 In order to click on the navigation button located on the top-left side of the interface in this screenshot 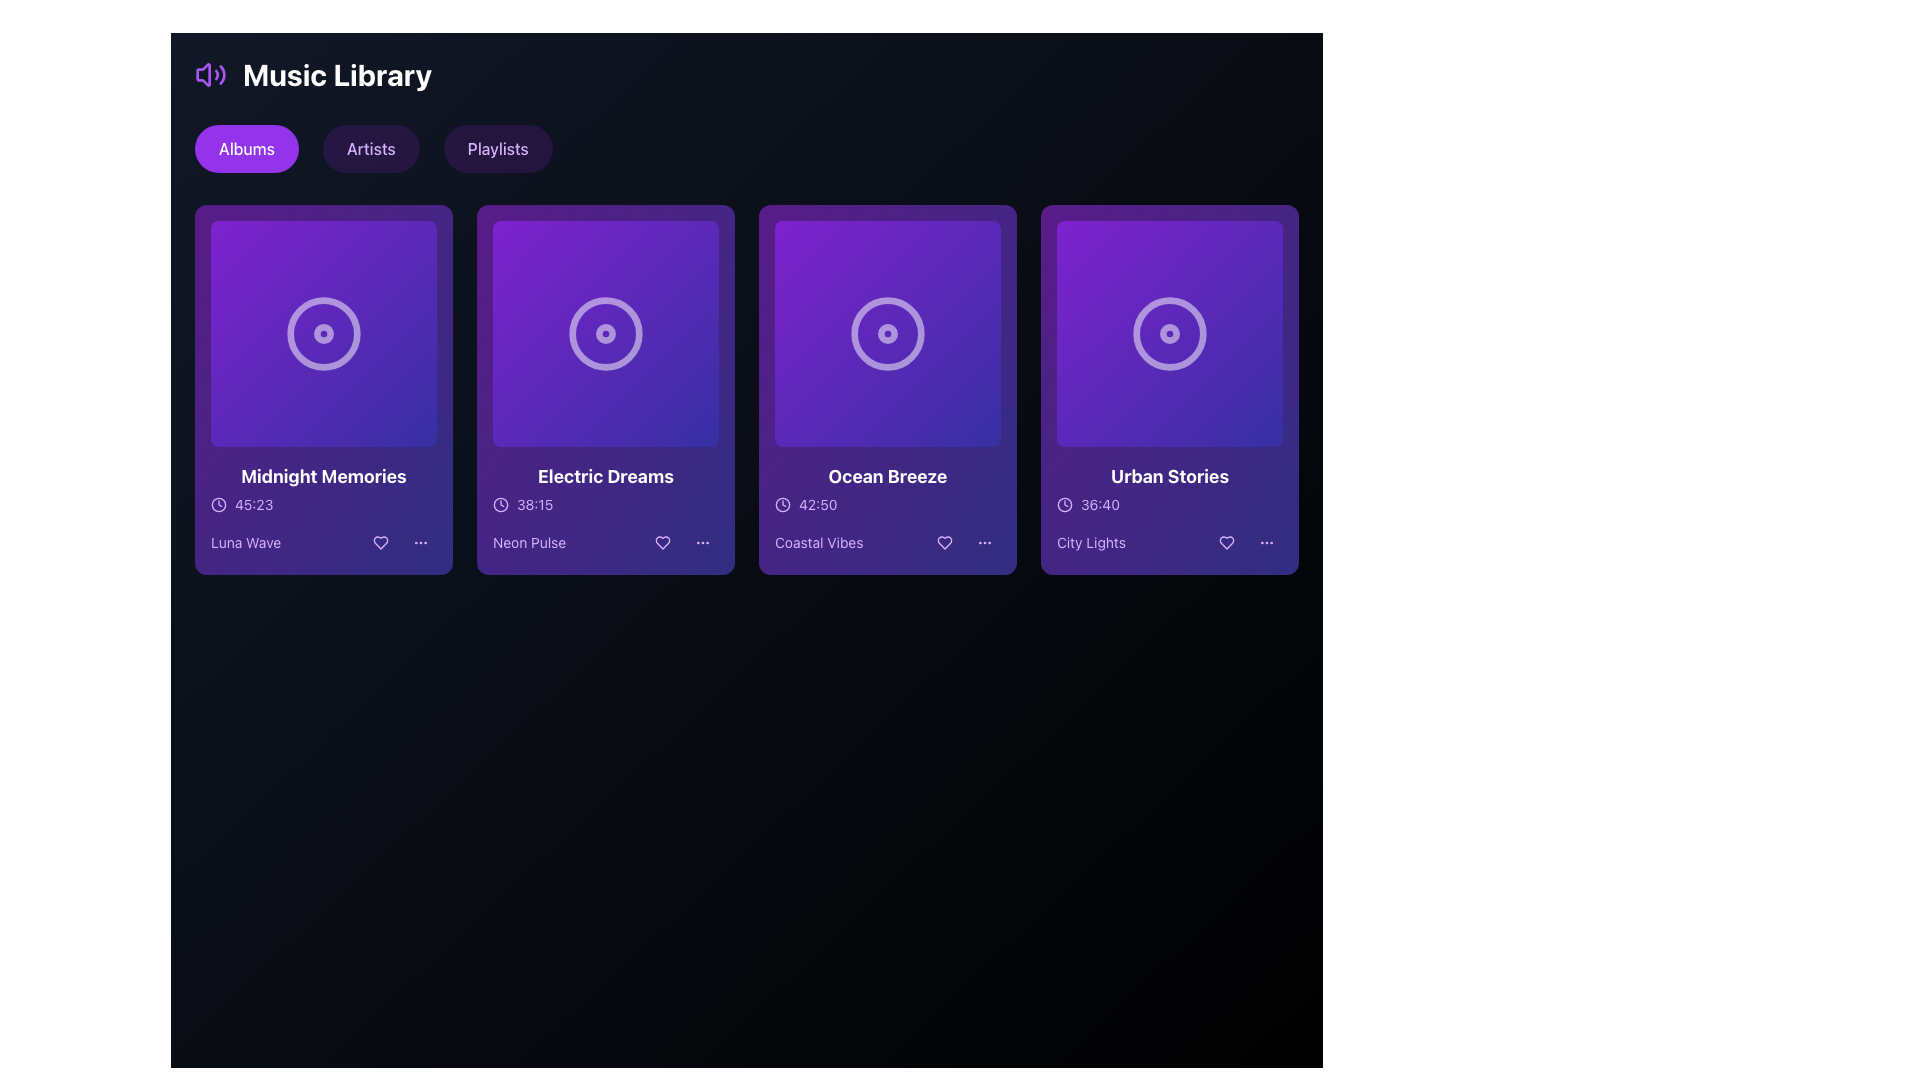, I will do `click(245, 148)`.